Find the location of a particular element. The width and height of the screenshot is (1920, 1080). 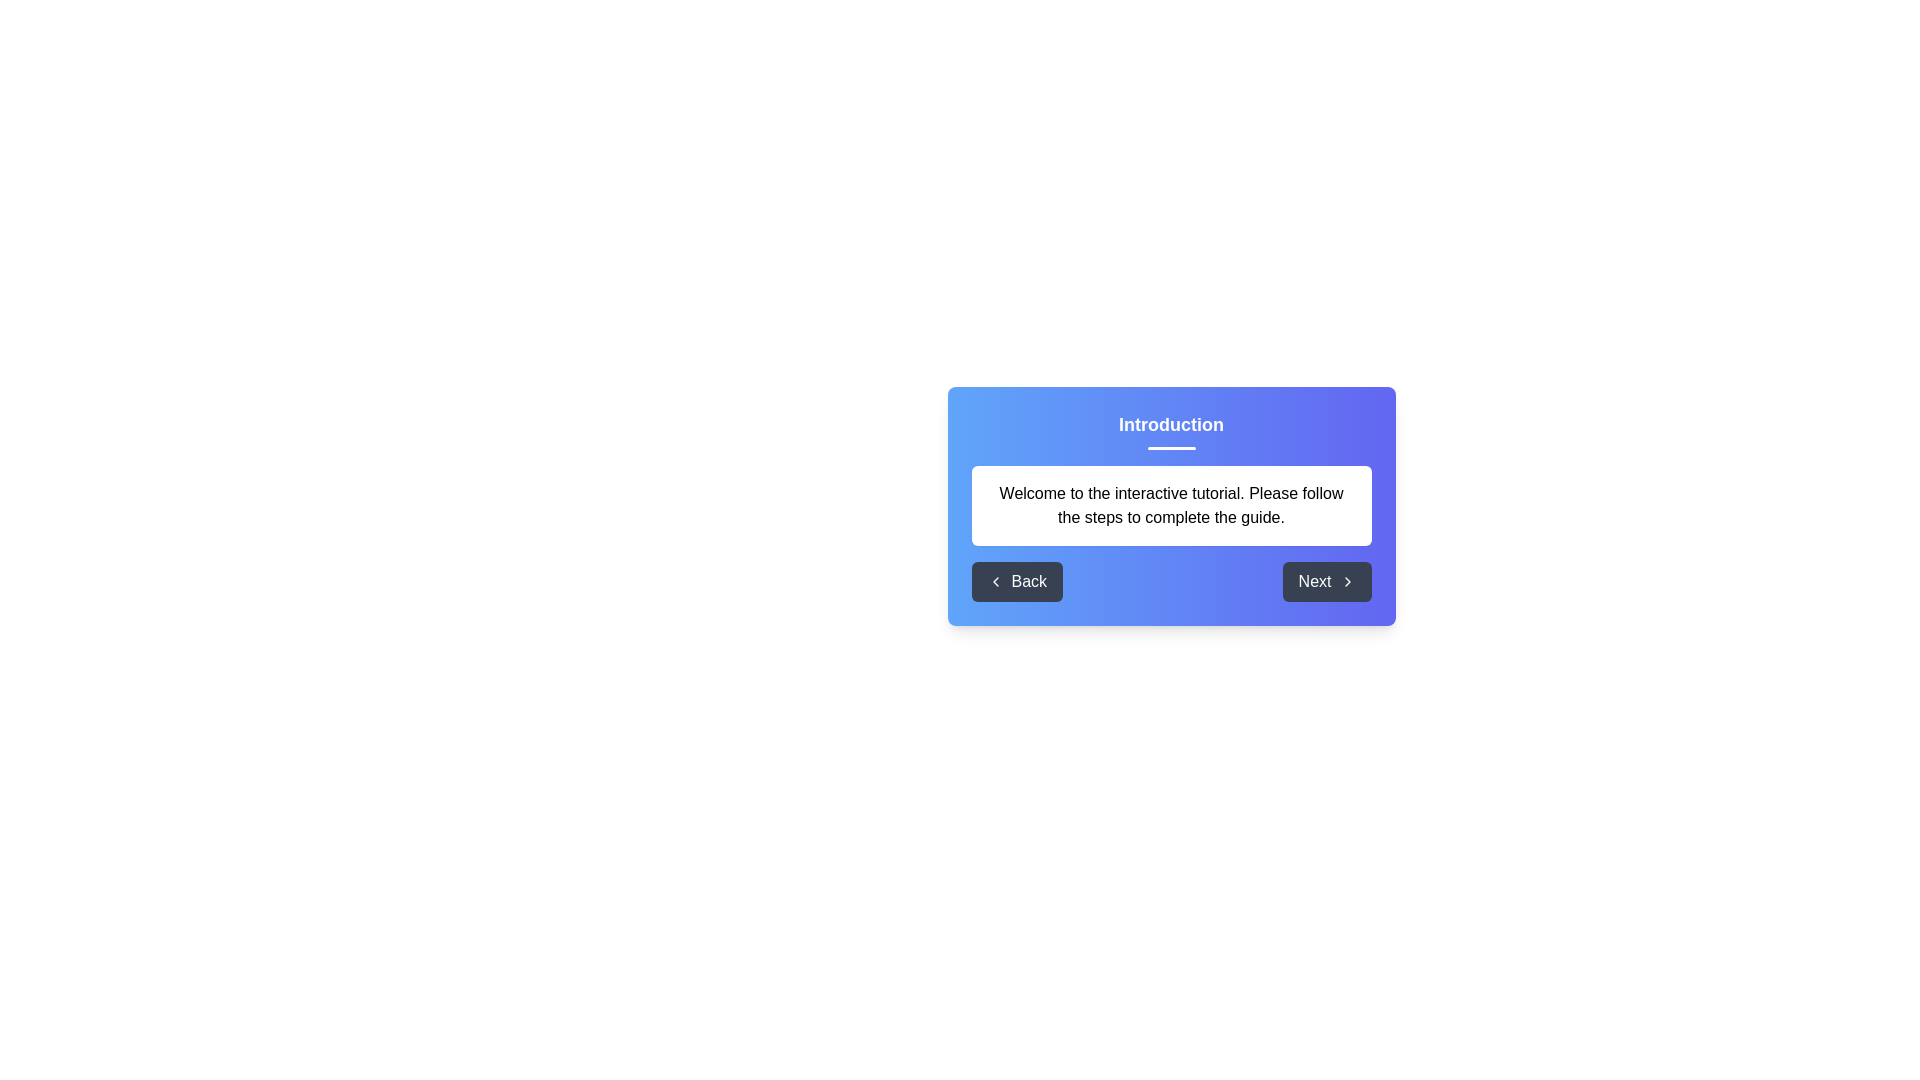

the Decorative Line element located underneath the 'Introduction' heading, which serves as a horizontal accent to separate the heading from the content is located at coordinates (1171, 447).